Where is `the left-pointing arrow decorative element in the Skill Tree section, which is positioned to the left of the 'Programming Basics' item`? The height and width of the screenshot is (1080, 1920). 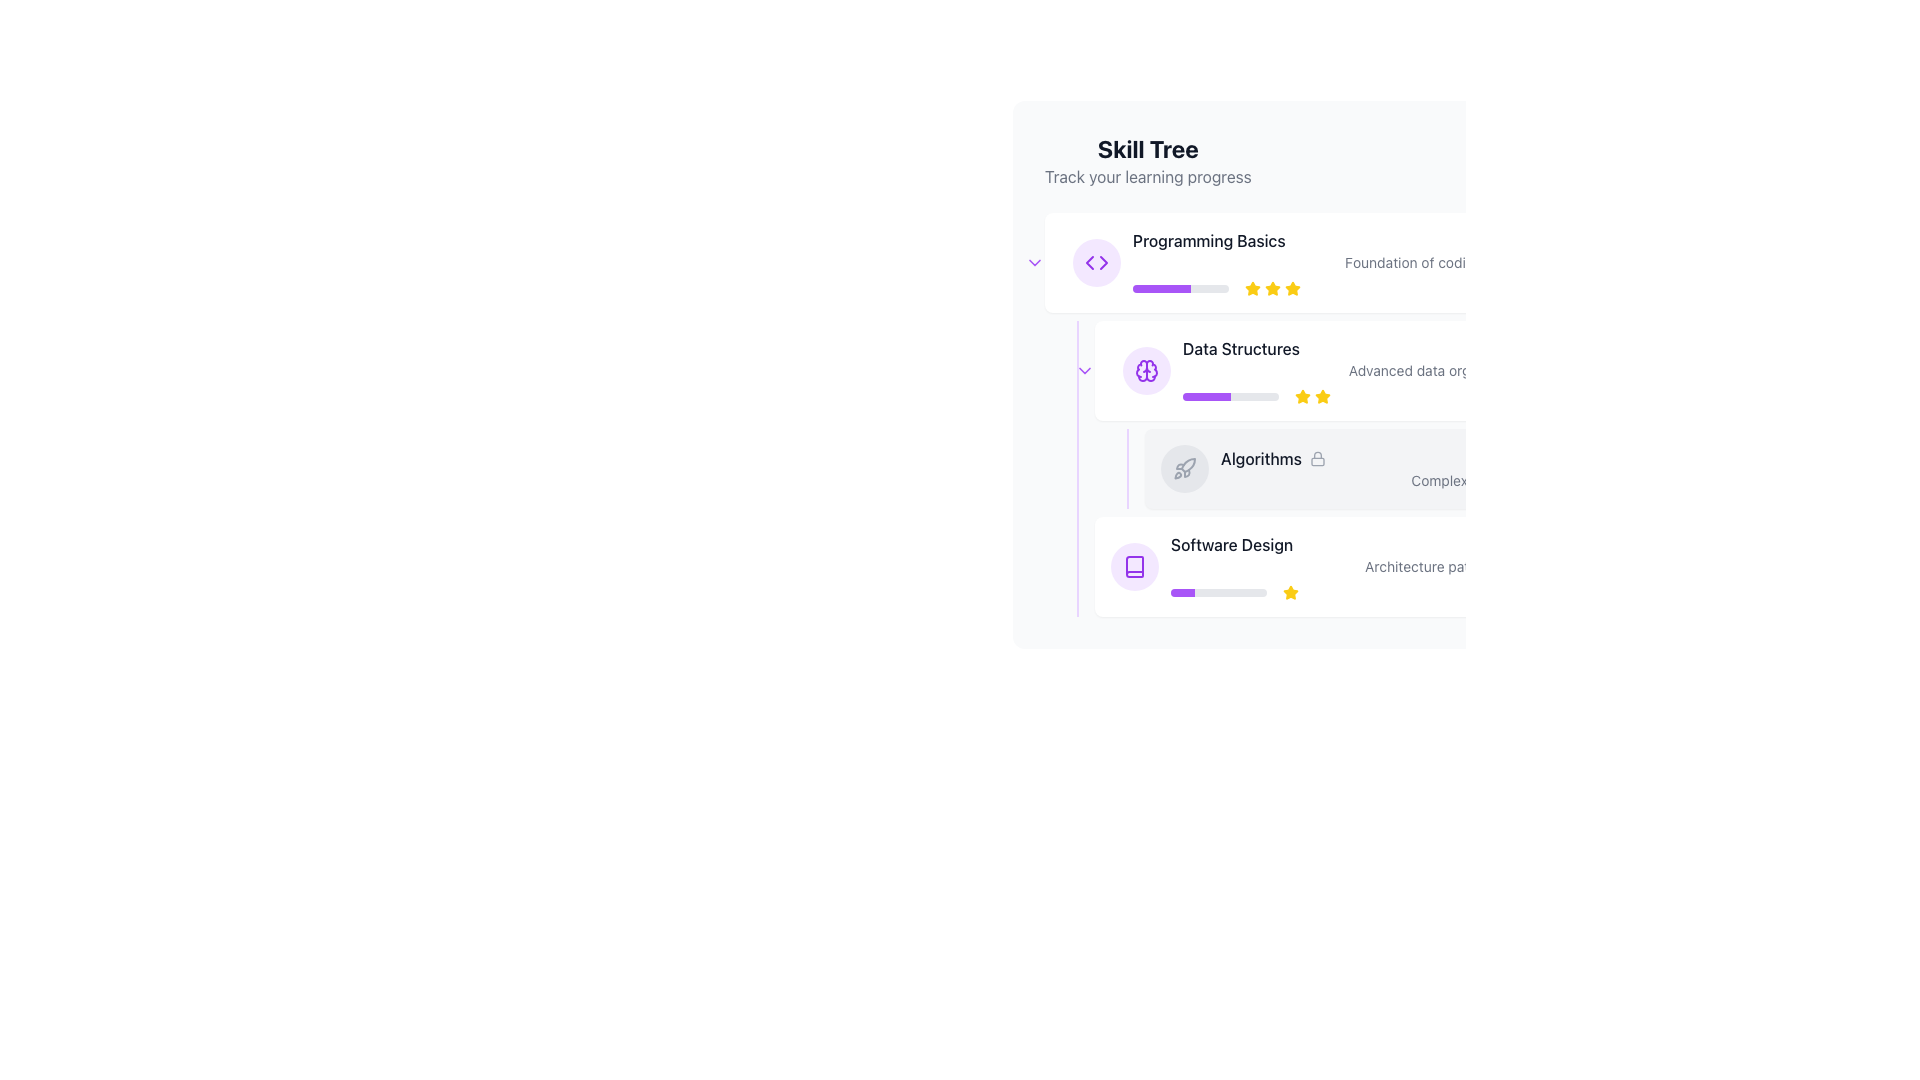 the left-pointing arrow decorative element in the Skill Tree section, which is positioned to the left of the 'Programming Basics' item is located at coordinates (1088, 261).